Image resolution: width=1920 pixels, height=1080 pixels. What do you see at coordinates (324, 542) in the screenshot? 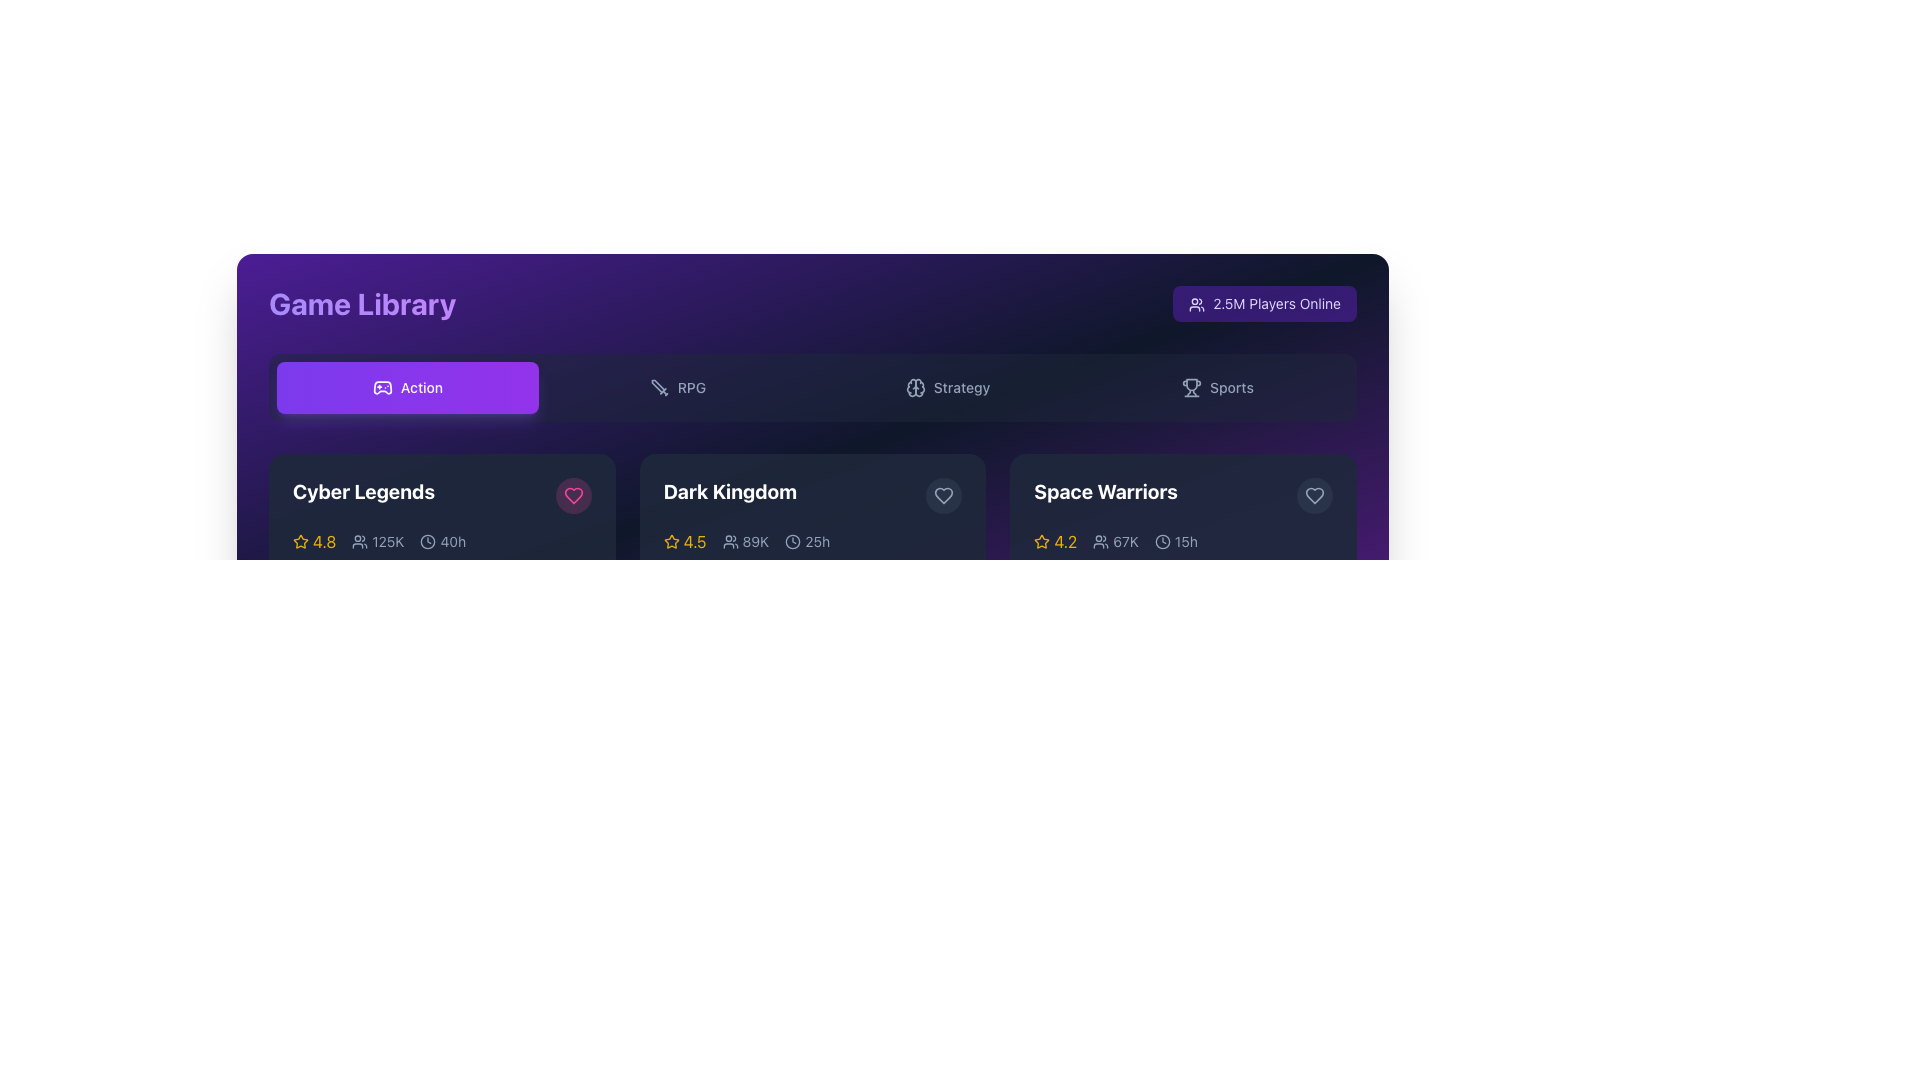
I see `the static text element displaying the numerical rating '4.8', which is styled in yellow and positioned next to a yellow star icon on the 'Cyber Legends' game card` at bounding box center [324, 542].